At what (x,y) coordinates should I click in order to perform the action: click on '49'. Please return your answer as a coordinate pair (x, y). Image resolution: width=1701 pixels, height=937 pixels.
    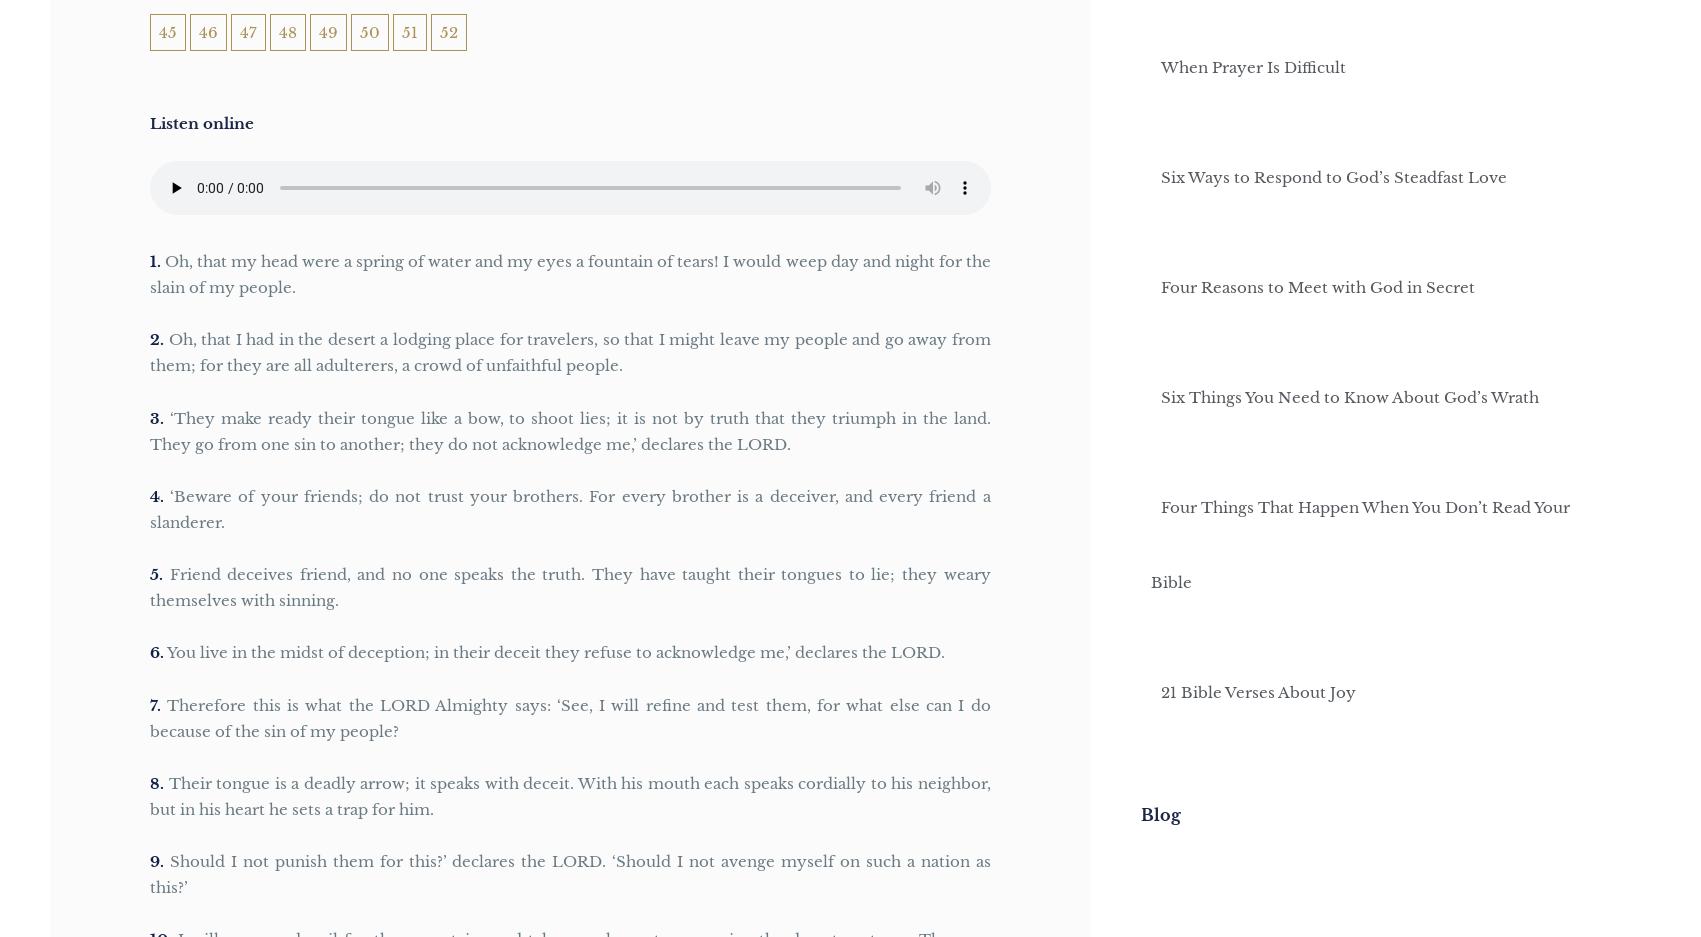
    Looking at the image, I should click on (328, 31).